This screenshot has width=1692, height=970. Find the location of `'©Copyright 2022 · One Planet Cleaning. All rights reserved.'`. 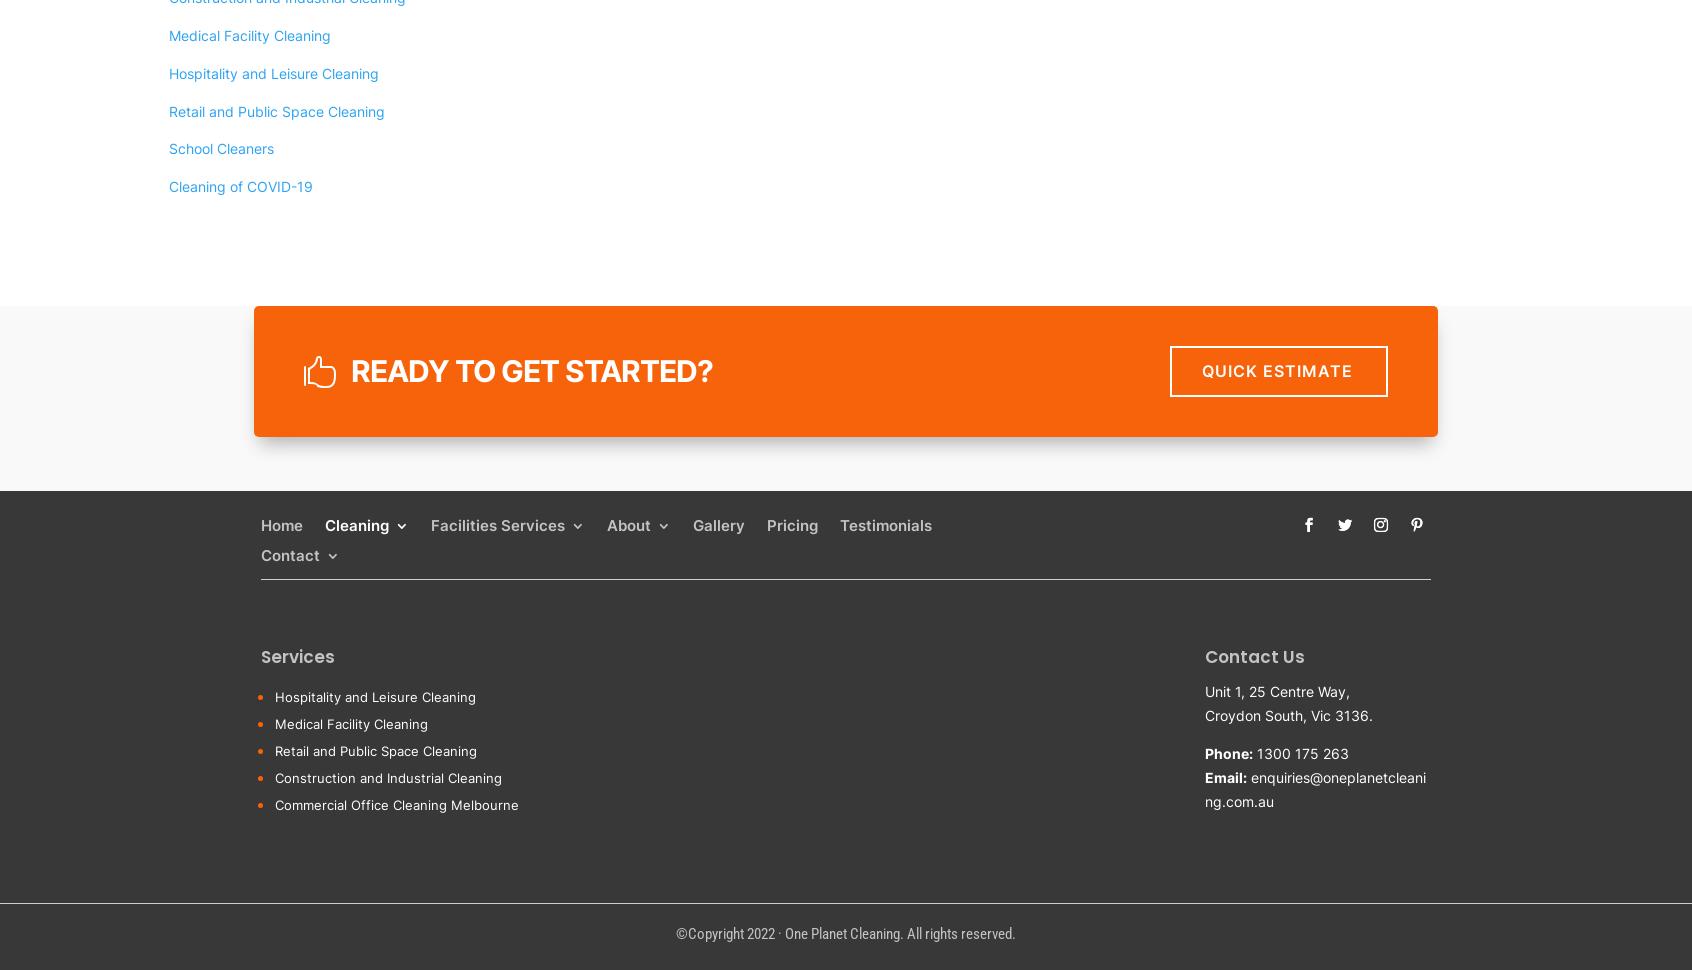

'©Copyright 2022 · One Planet Cleaning. All rights reserved.' is located at coordinates (675, 932).